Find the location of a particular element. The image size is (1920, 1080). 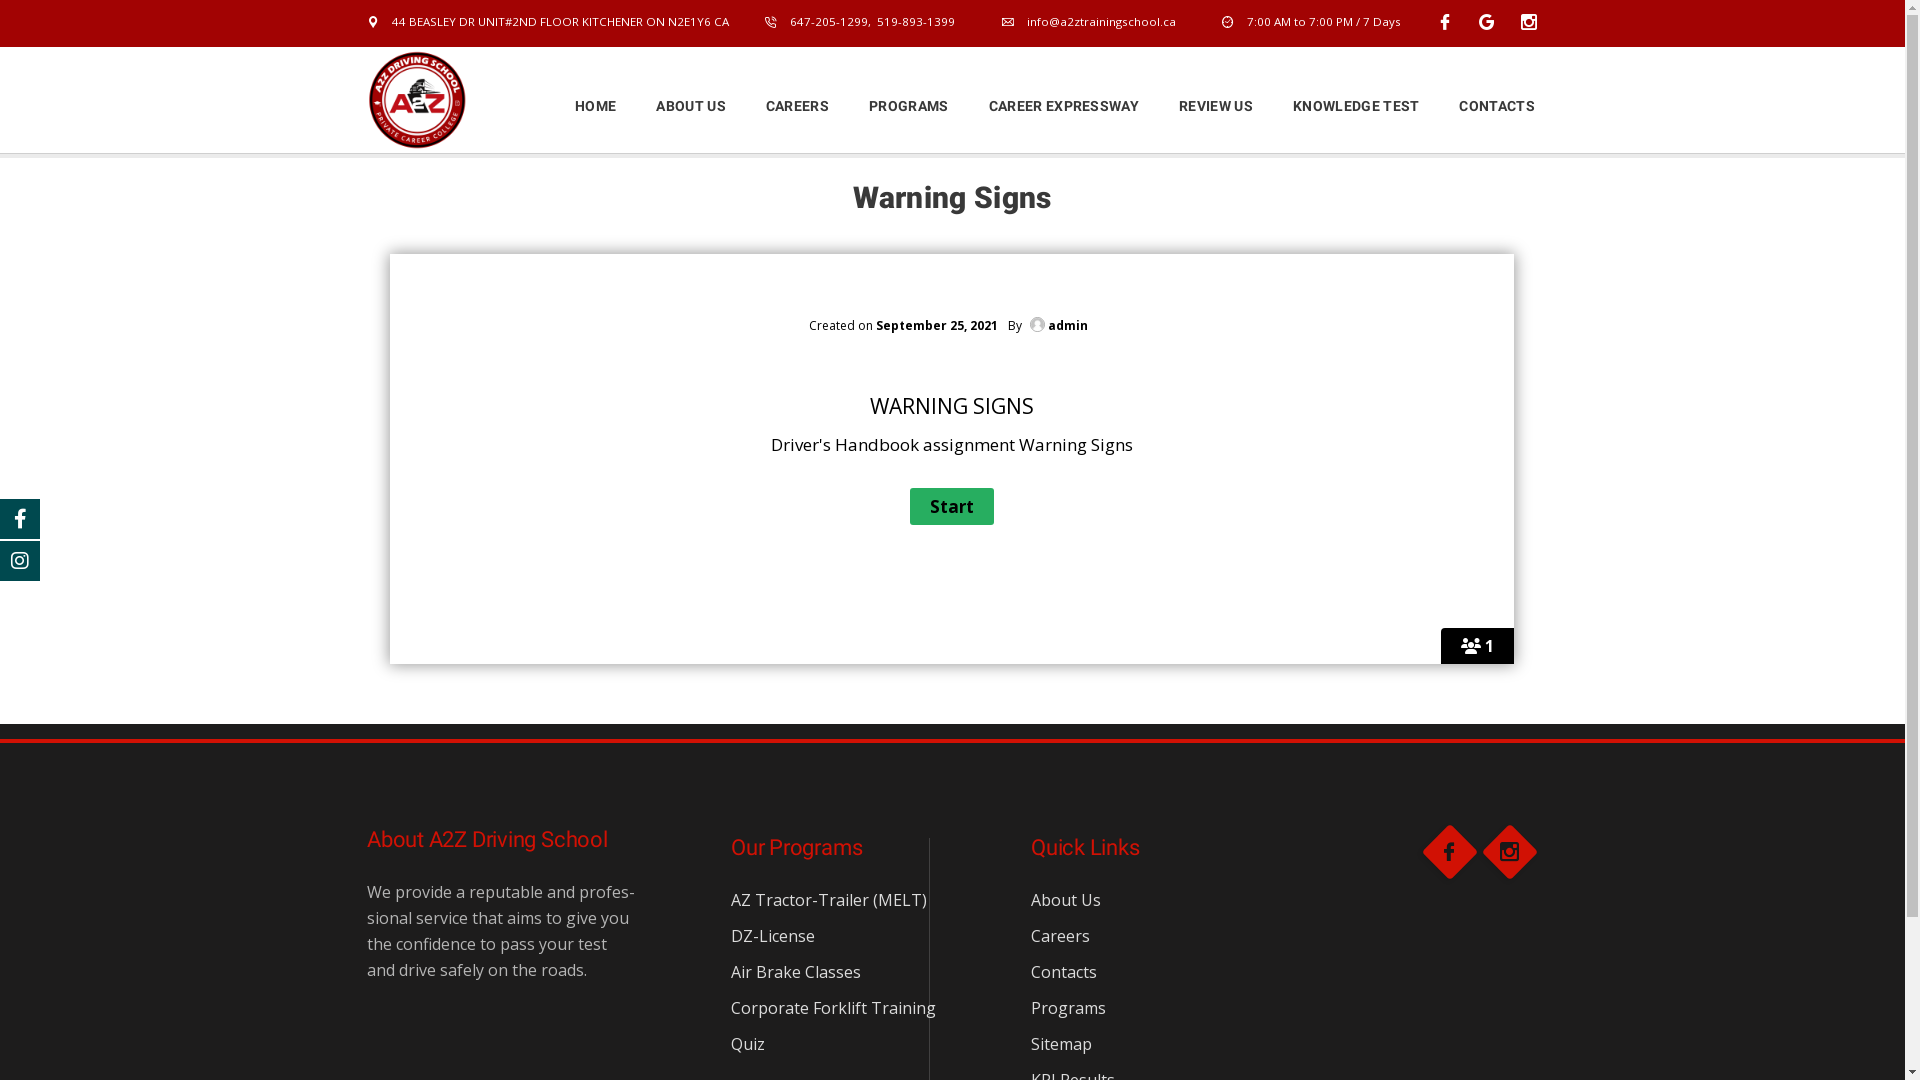

'KNOWLEDGE TEST' is located at coordinates (1356, 105).